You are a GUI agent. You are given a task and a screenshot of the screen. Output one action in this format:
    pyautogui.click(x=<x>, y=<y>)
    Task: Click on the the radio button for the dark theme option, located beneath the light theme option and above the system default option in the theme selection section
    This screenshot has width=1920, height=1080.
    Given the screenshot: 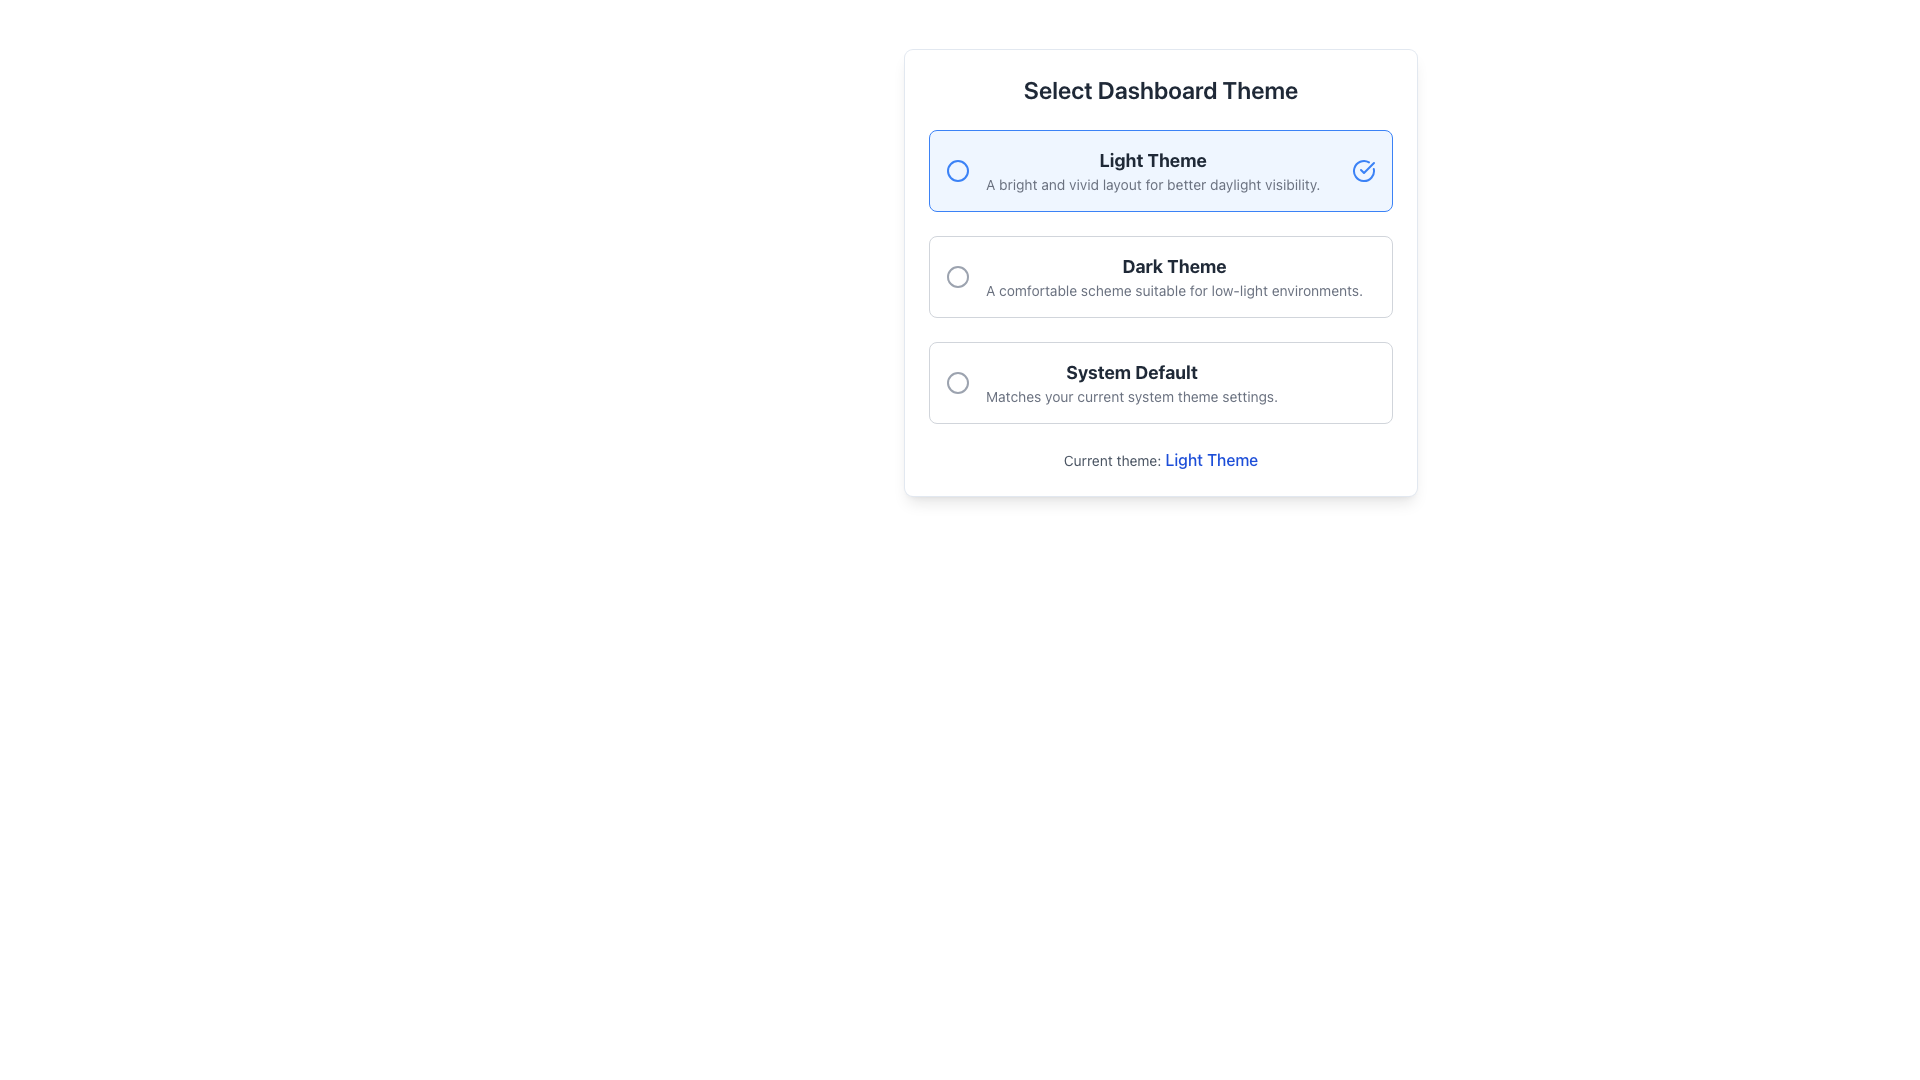 What is the action you would take?
    pyautogui.click(x=1174, y=277)
    